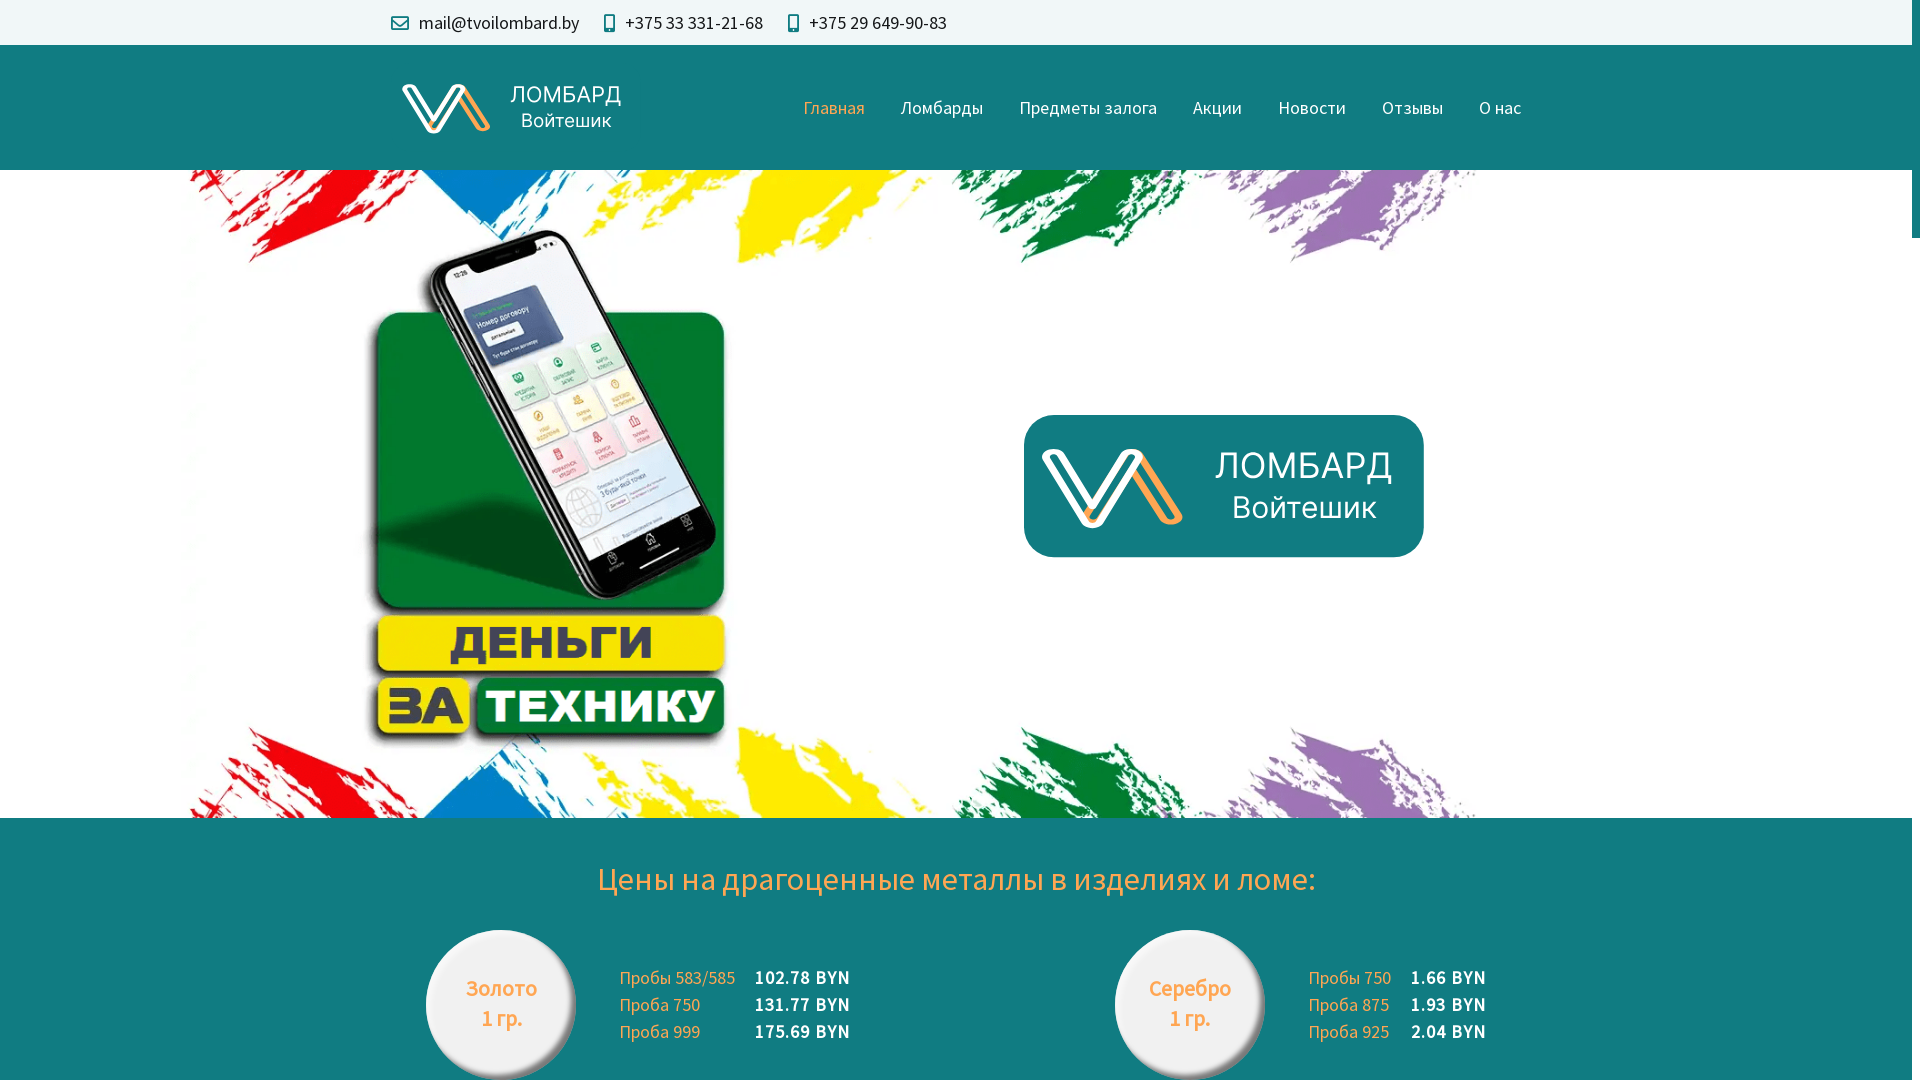 The height and width of the screenshot is (1080, 1920). Describe the element at coordinates (499, 22) in the screenshot. I see `'mail@tvoilombard.by'` at that location.